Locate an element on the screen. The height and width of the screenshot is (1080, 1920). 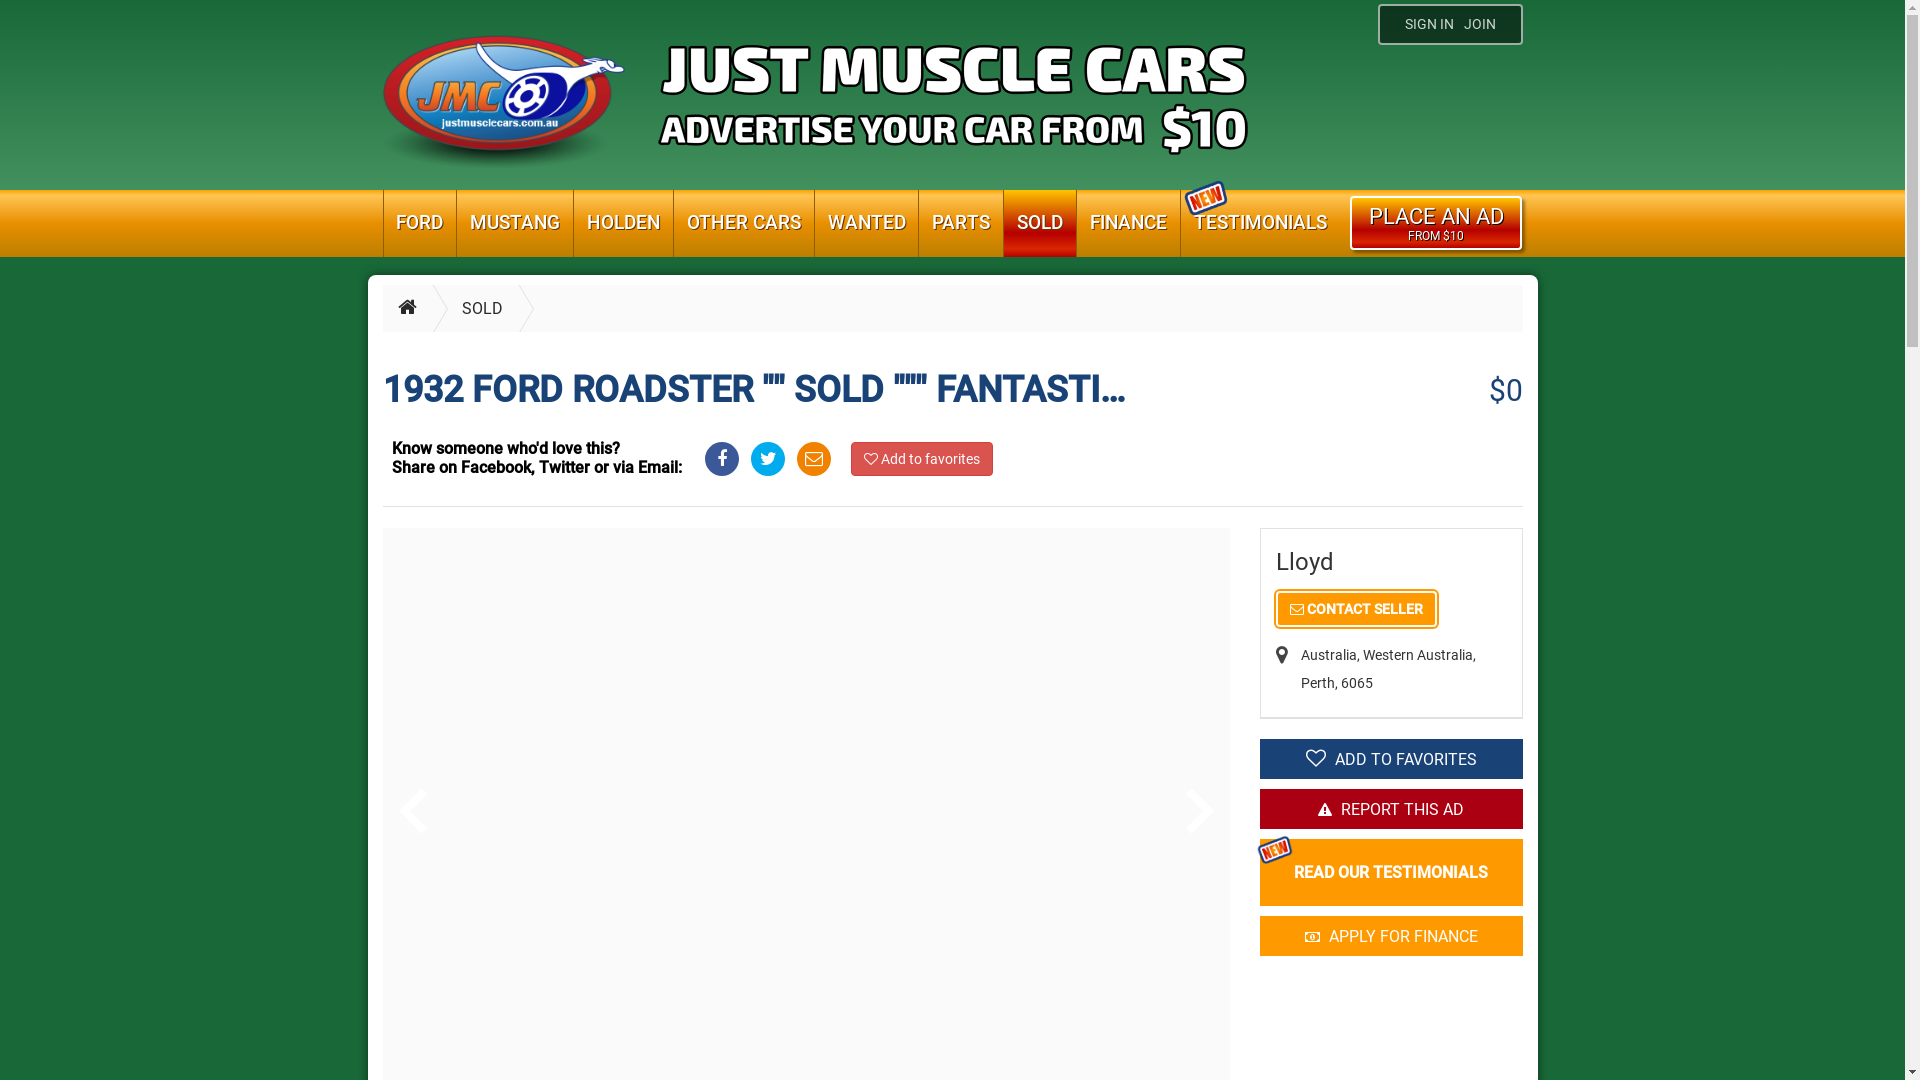
'READ OUR TESTIMONIALS' is located at coordinates (1390, 871).